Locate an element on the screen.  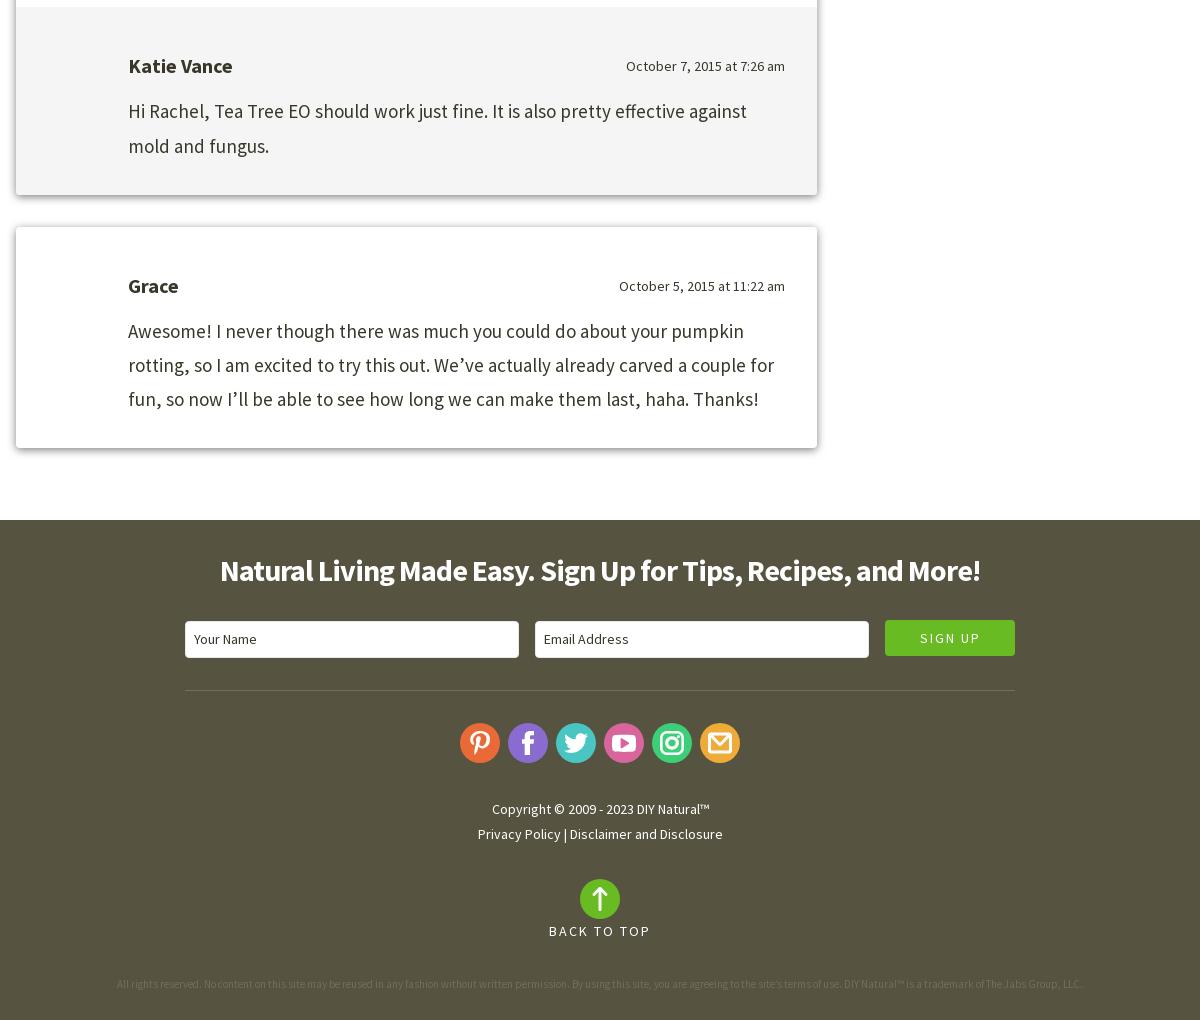
'Hi Rachel, Tea Tree EO should work just fine. It is also pretty effective against mold and fungus.' is located at coordinates (128, 128).